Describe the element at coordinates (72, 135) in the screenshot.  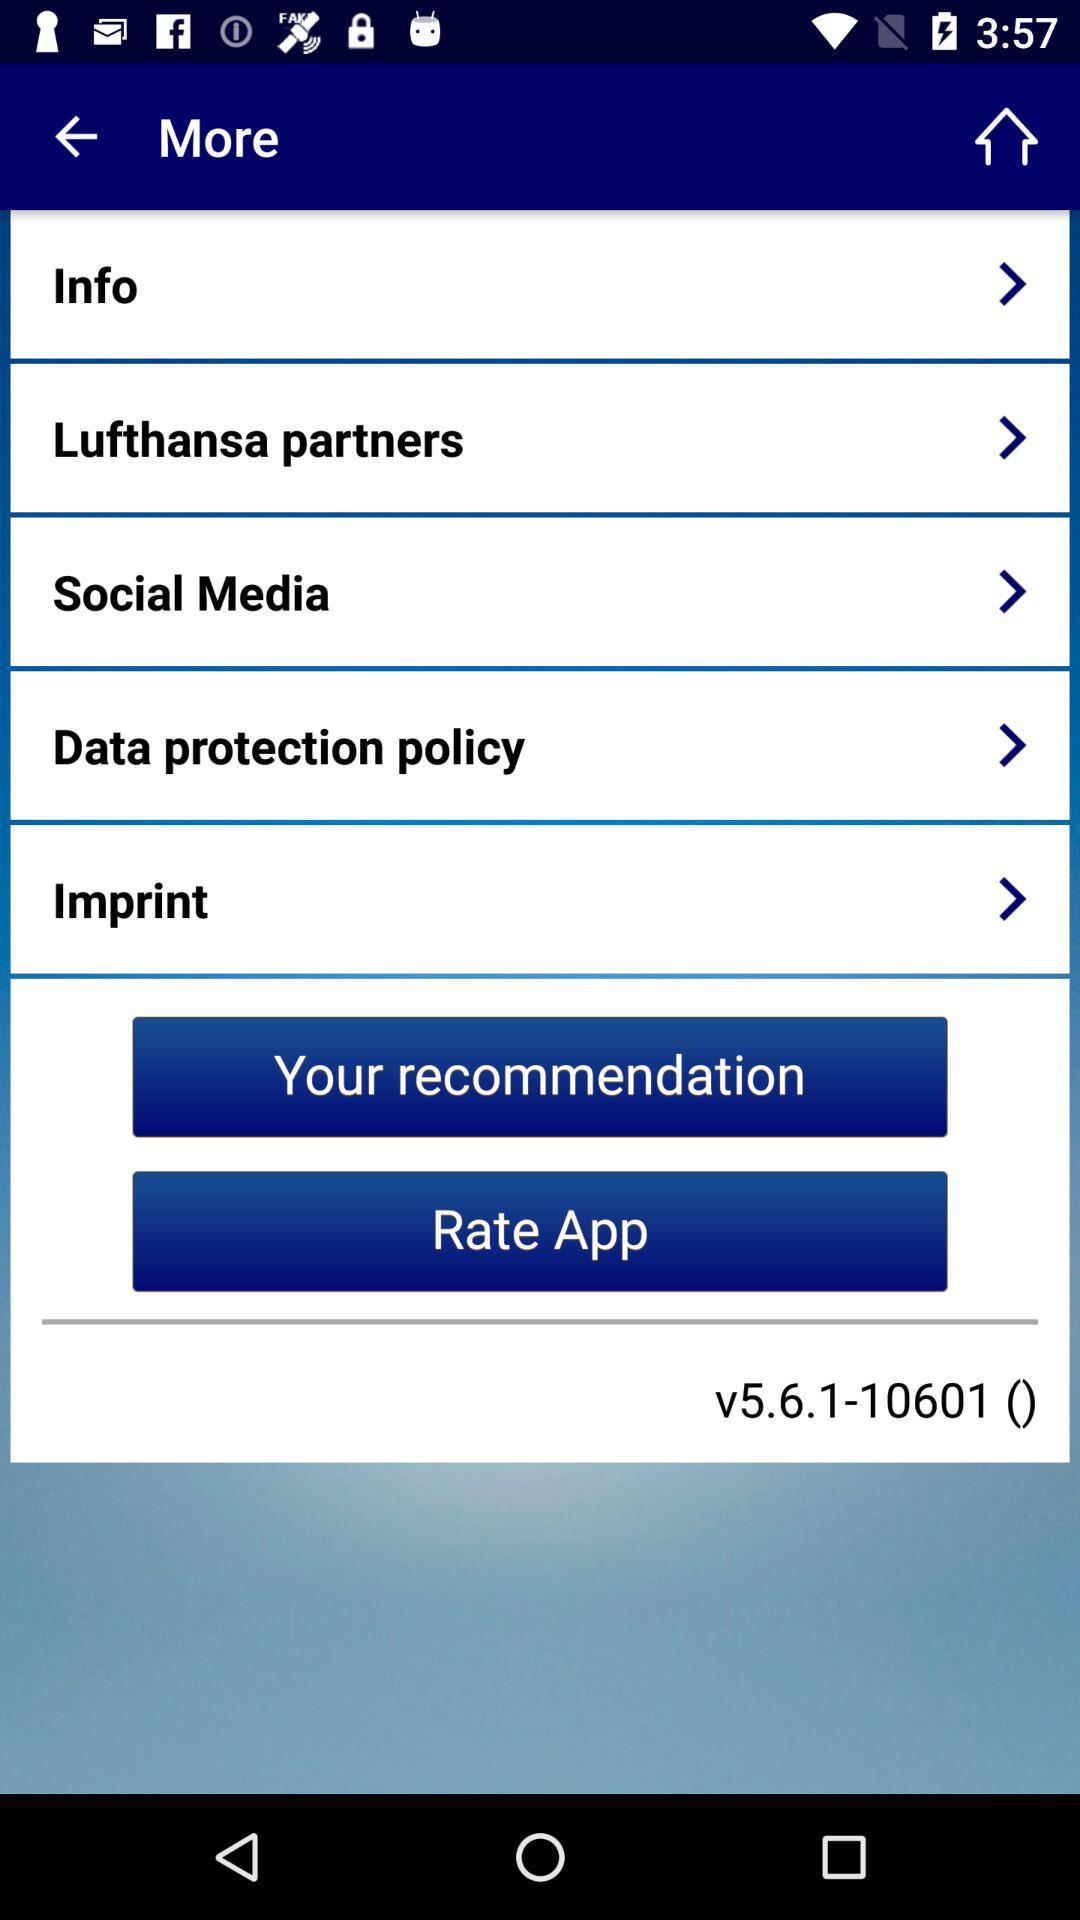
I see `the app to the left of the more` at that location.